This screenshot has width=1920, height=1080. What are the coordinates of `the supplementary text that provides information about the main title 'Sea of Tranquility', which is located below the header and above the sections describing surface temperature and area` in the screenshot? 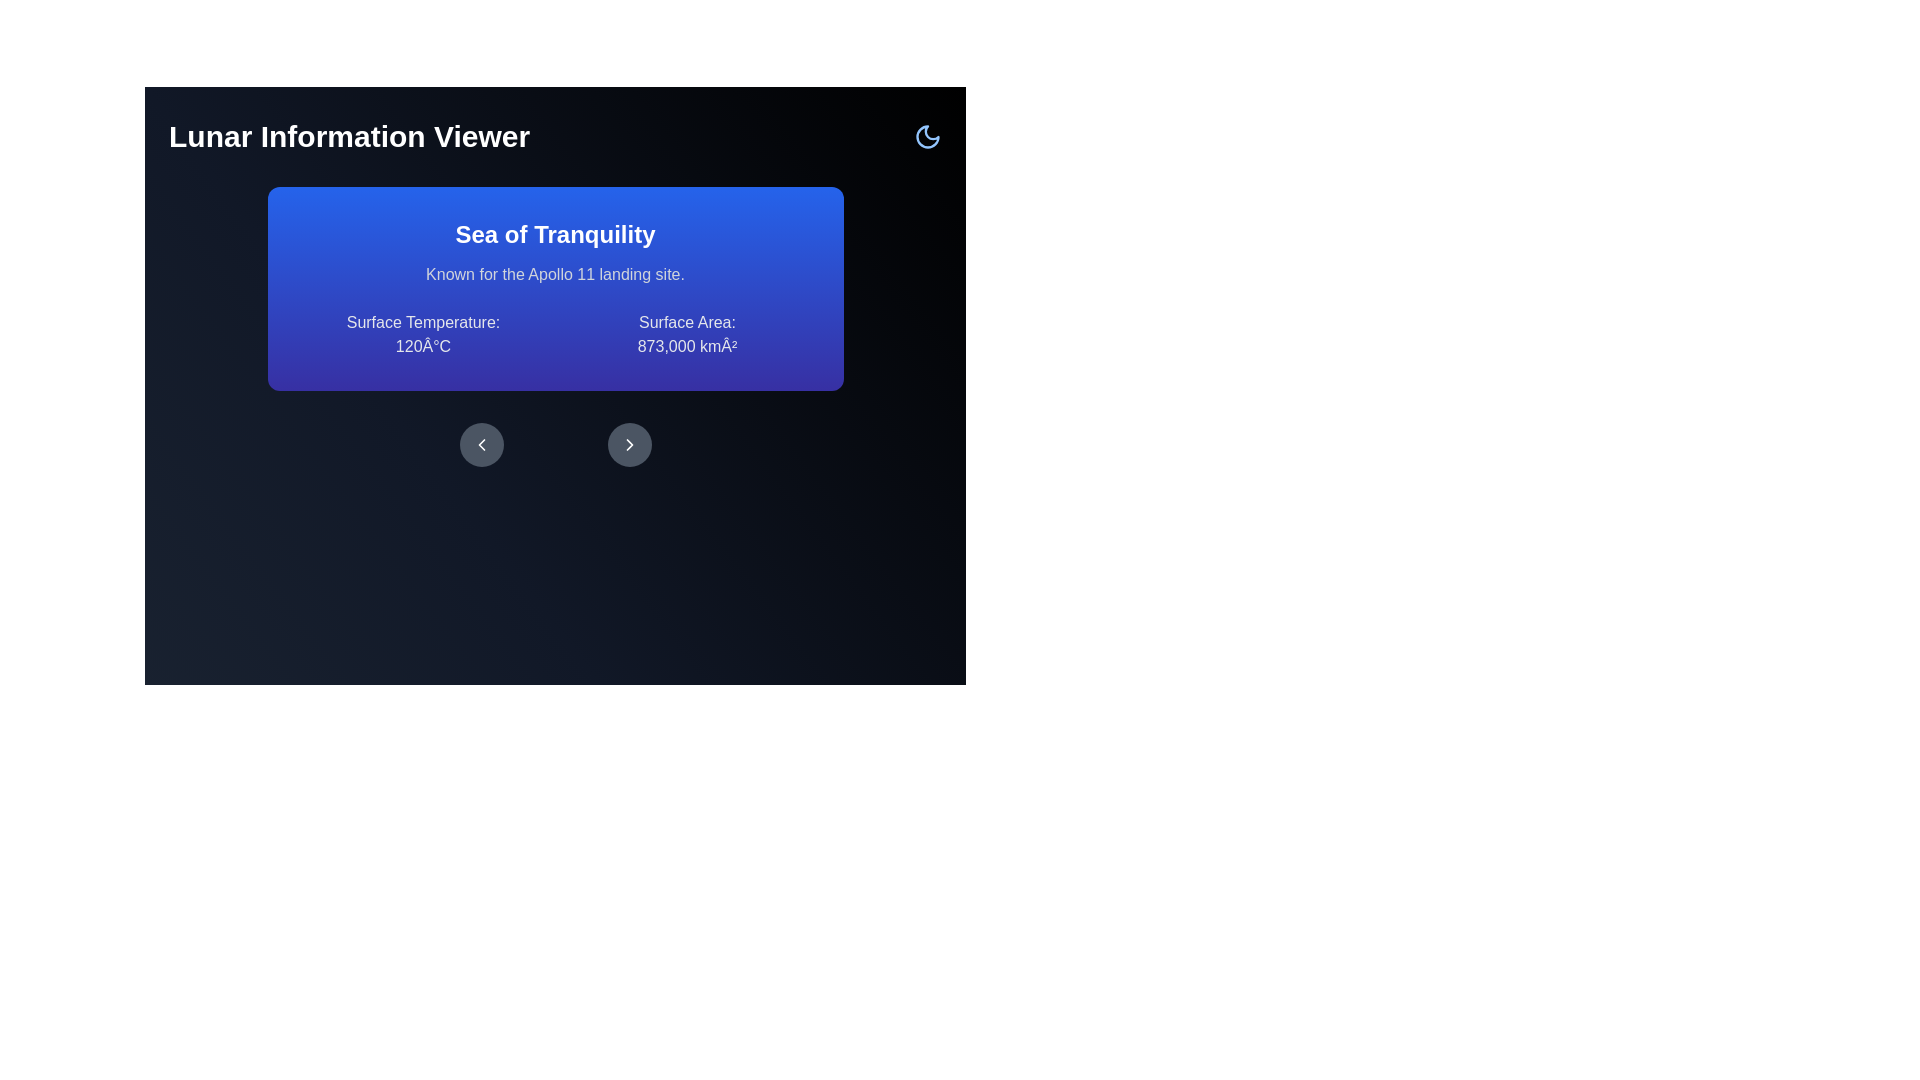 It's located at (555, 274).